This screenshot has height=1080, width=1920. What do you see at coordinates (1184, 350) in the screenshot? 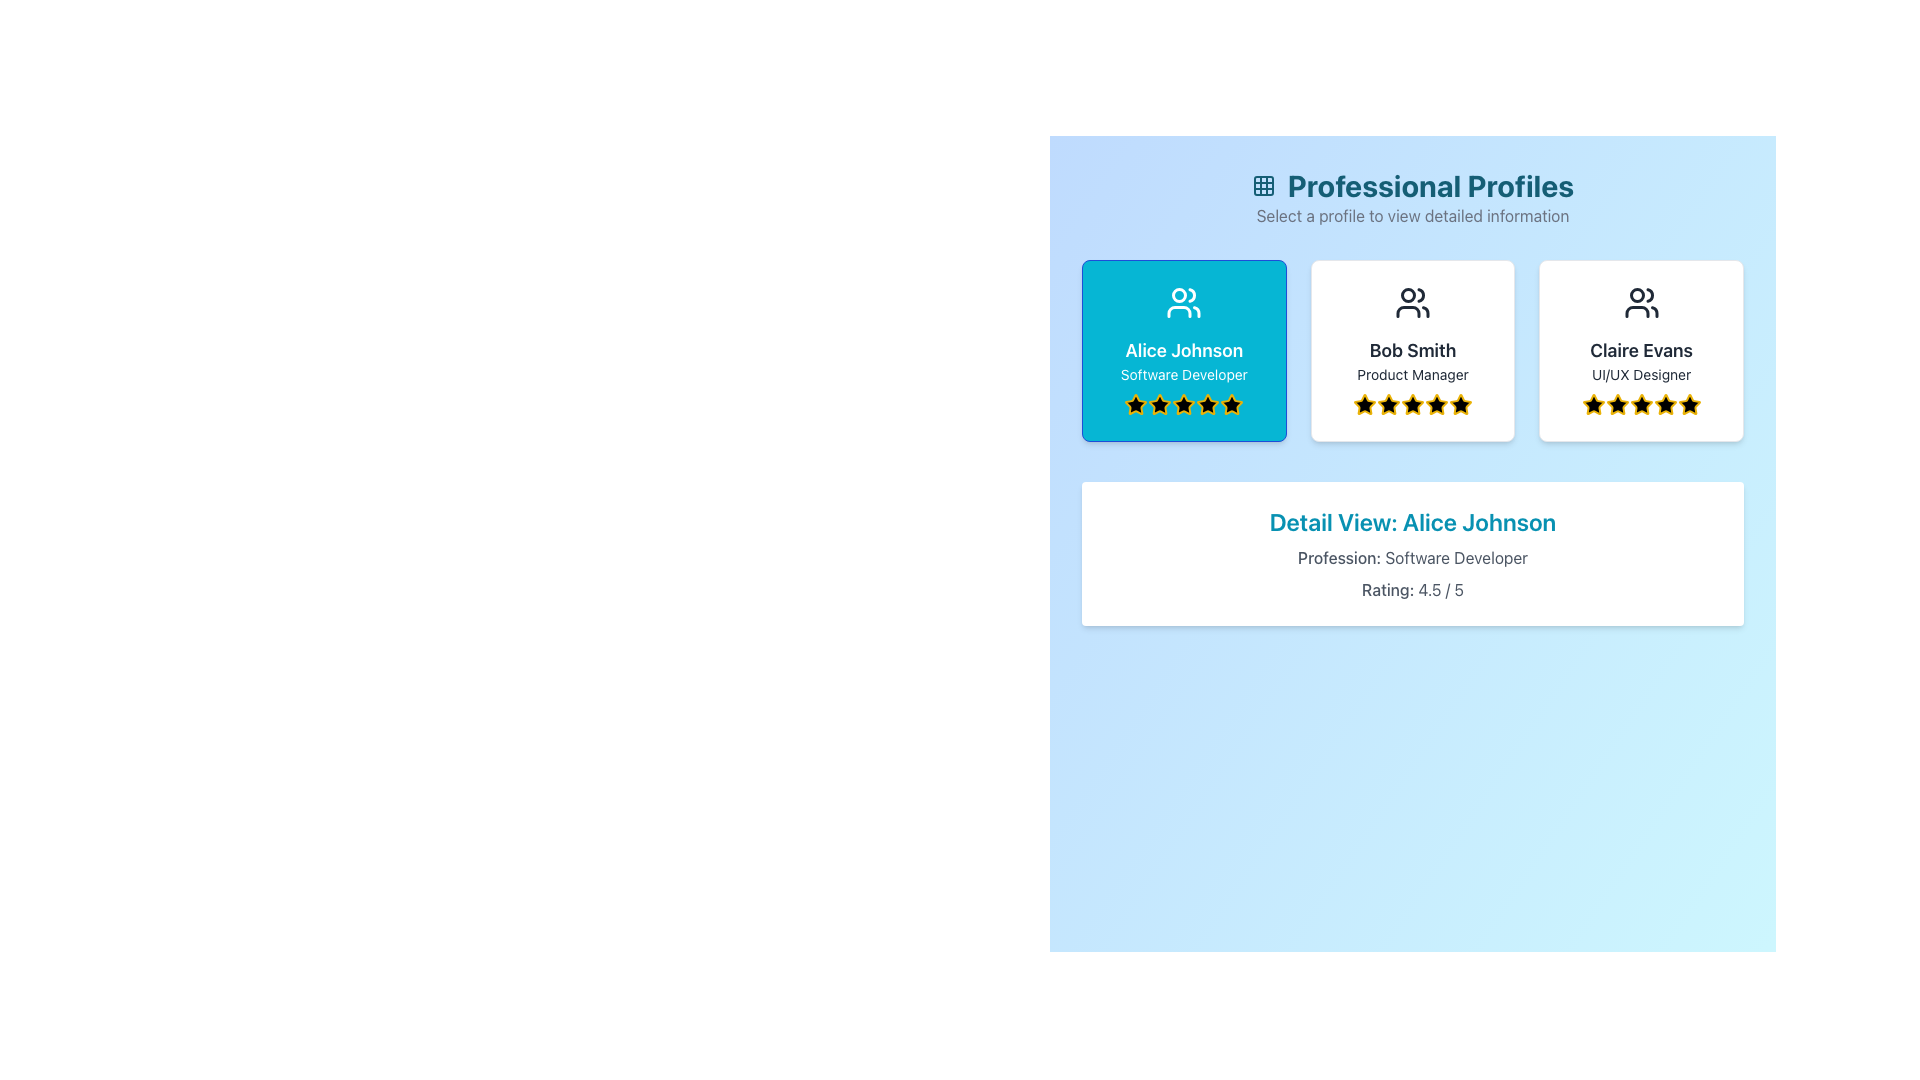
I see `the text label that displays the name of the professional profile in the first profile card, which is positioned towards the top, below the profile icon` at bounding box center [1184, 350].